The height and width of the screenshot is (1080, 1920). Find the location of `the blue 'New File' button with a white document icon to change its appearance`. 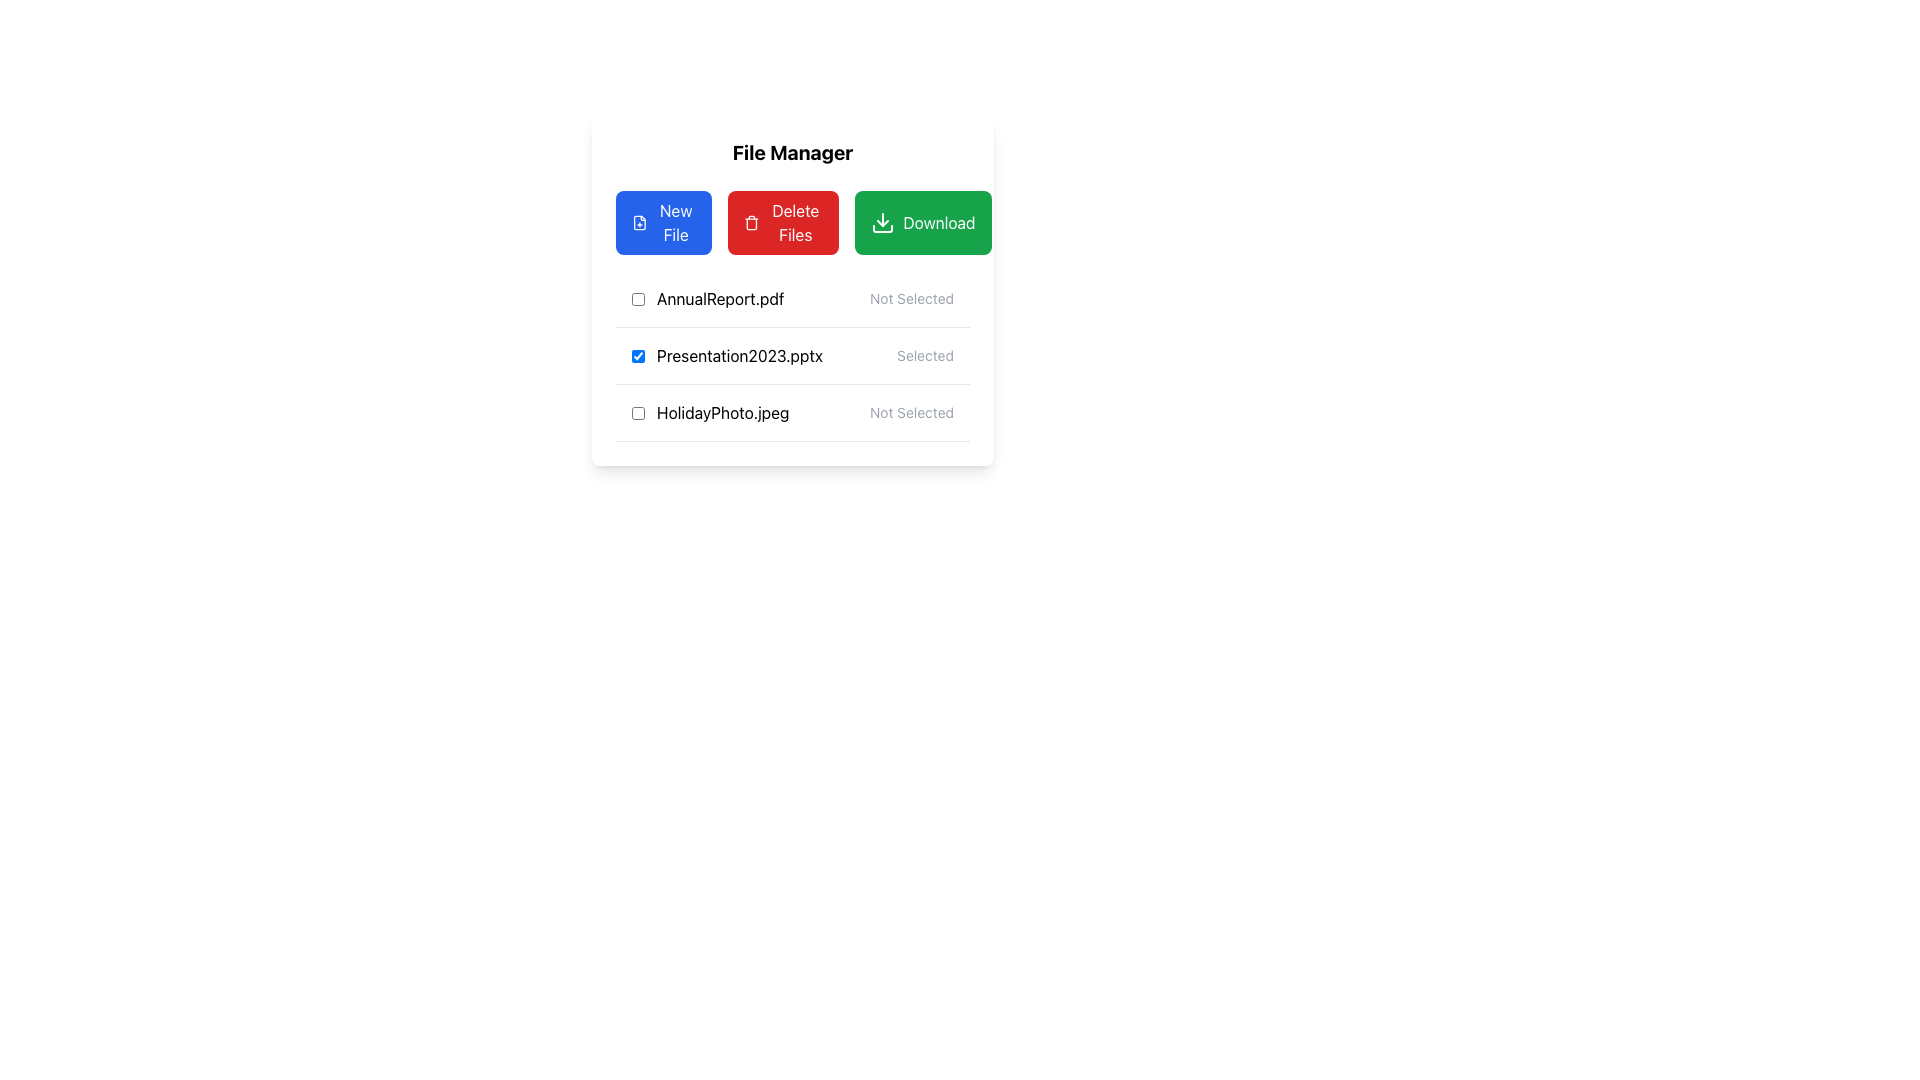

the blue 'New File' button with a white document icon to change its appearance is located at coordinates (664, 223).